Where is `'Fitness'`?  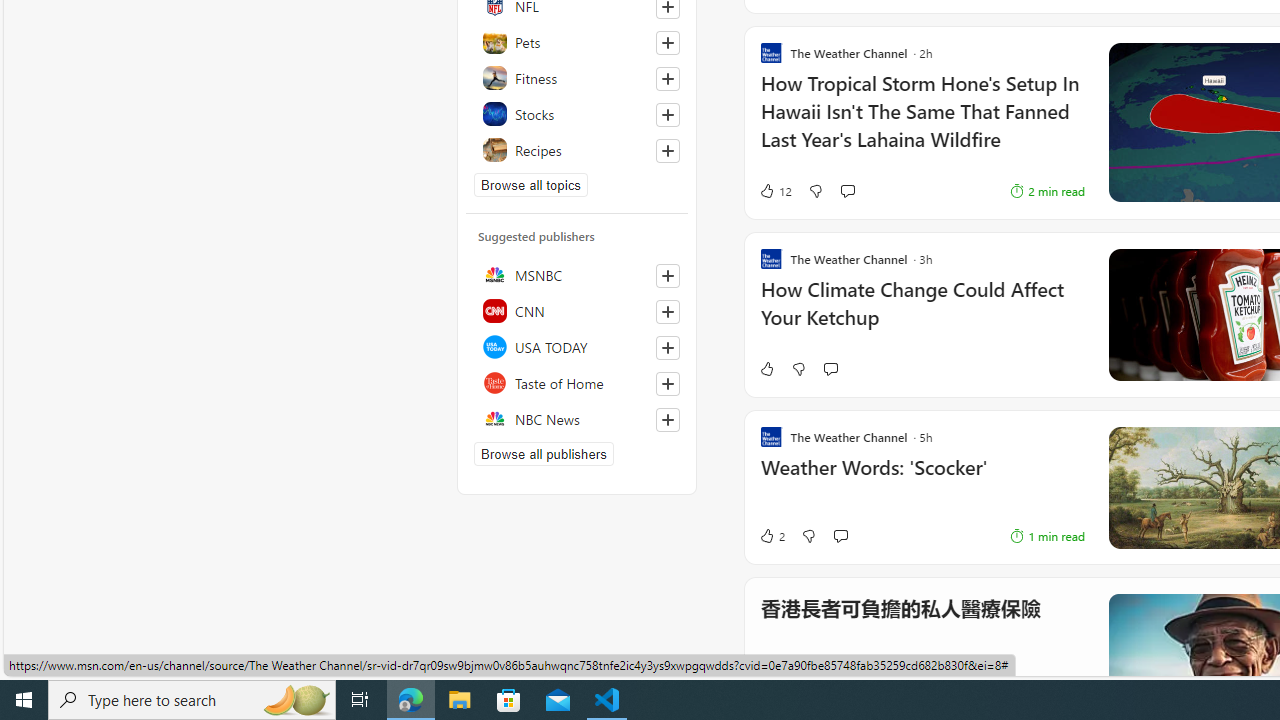
'Fitness' is located at coordinates (576, 77).